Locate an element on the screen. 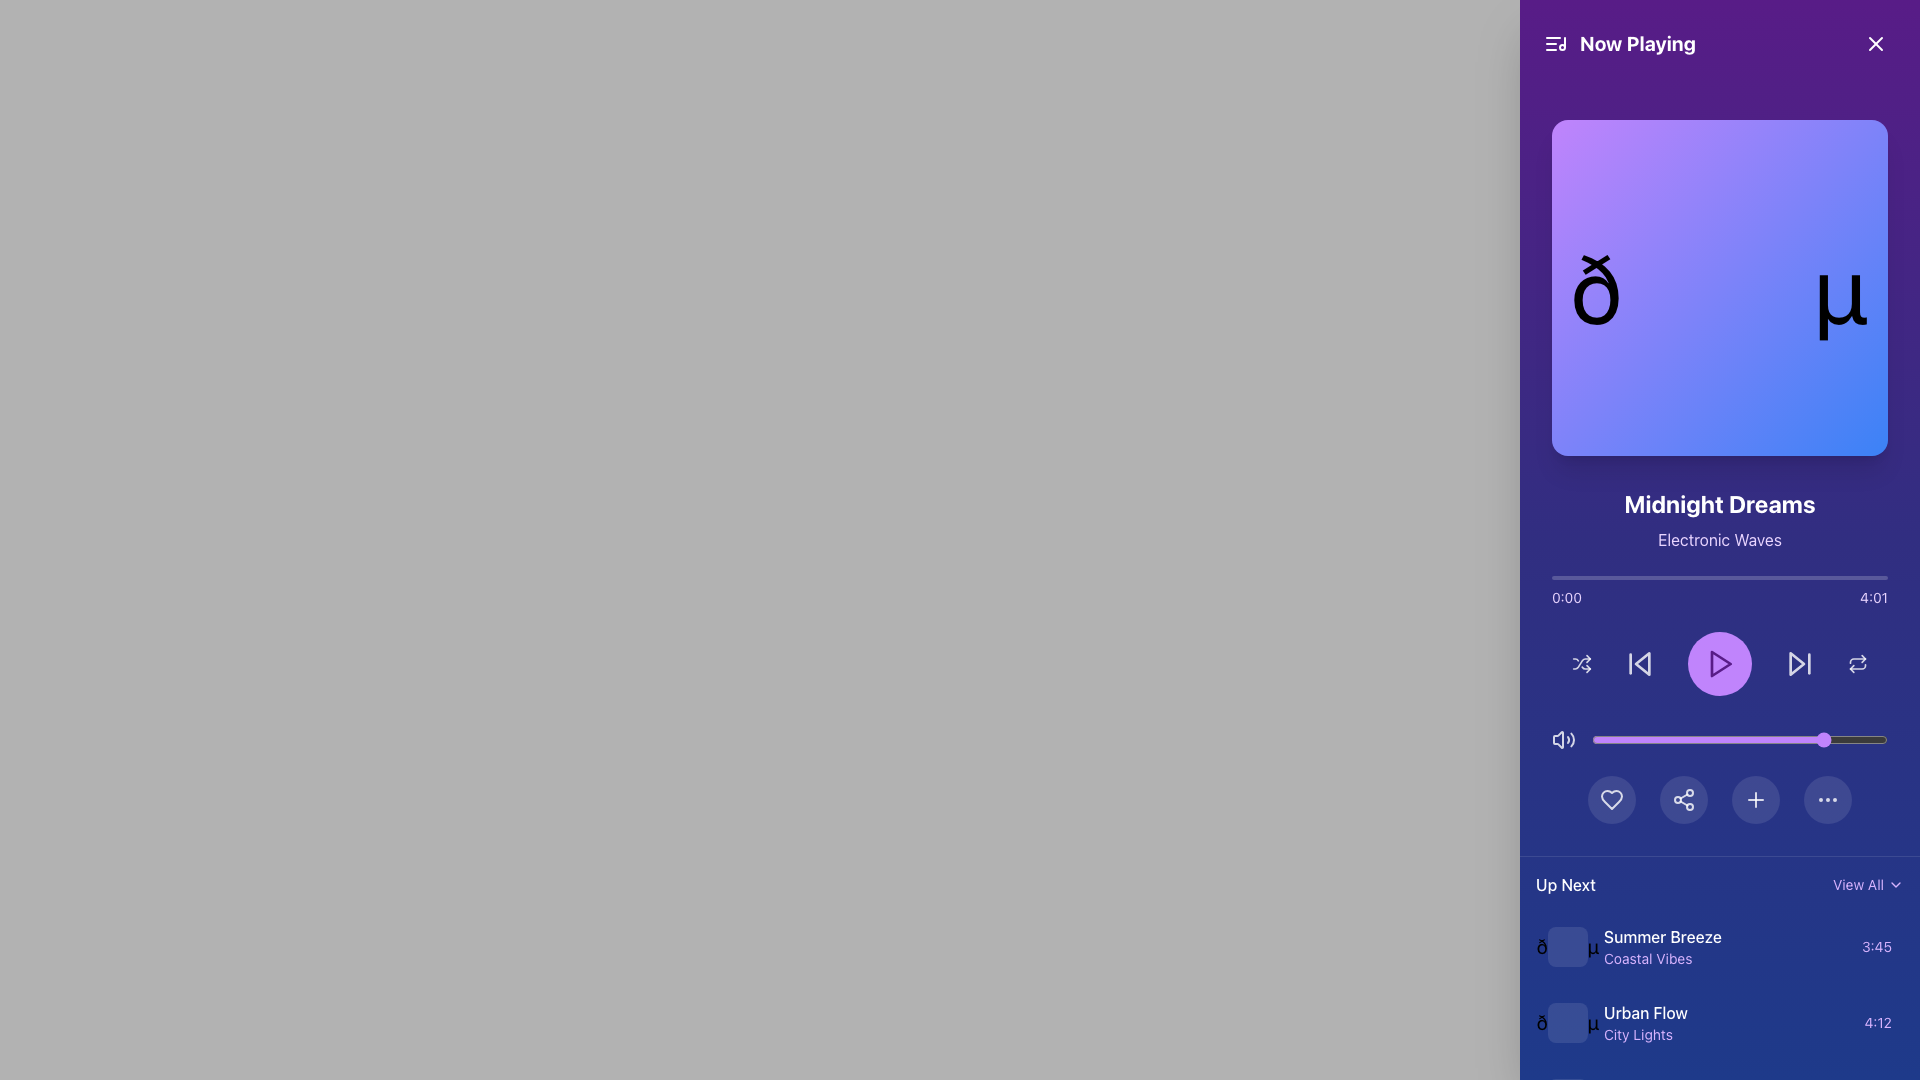 Image resolution: width=1920 pixels, height=1080 pixels. the text label located beneath the 'Summer Breeze' text in the 'Up Next' section is located at coordinates (1723, 958).